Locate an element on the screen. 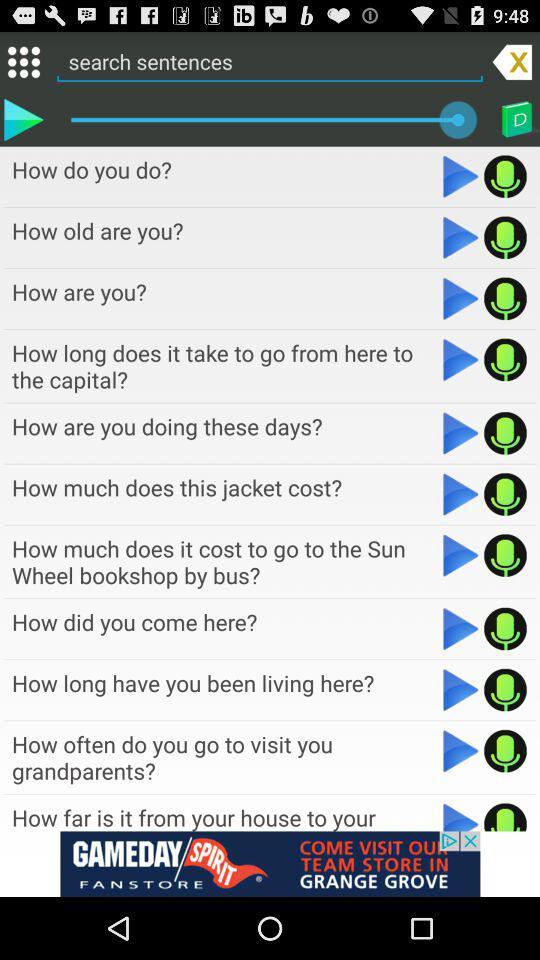  the book icon is located at coordinates (516, 126).